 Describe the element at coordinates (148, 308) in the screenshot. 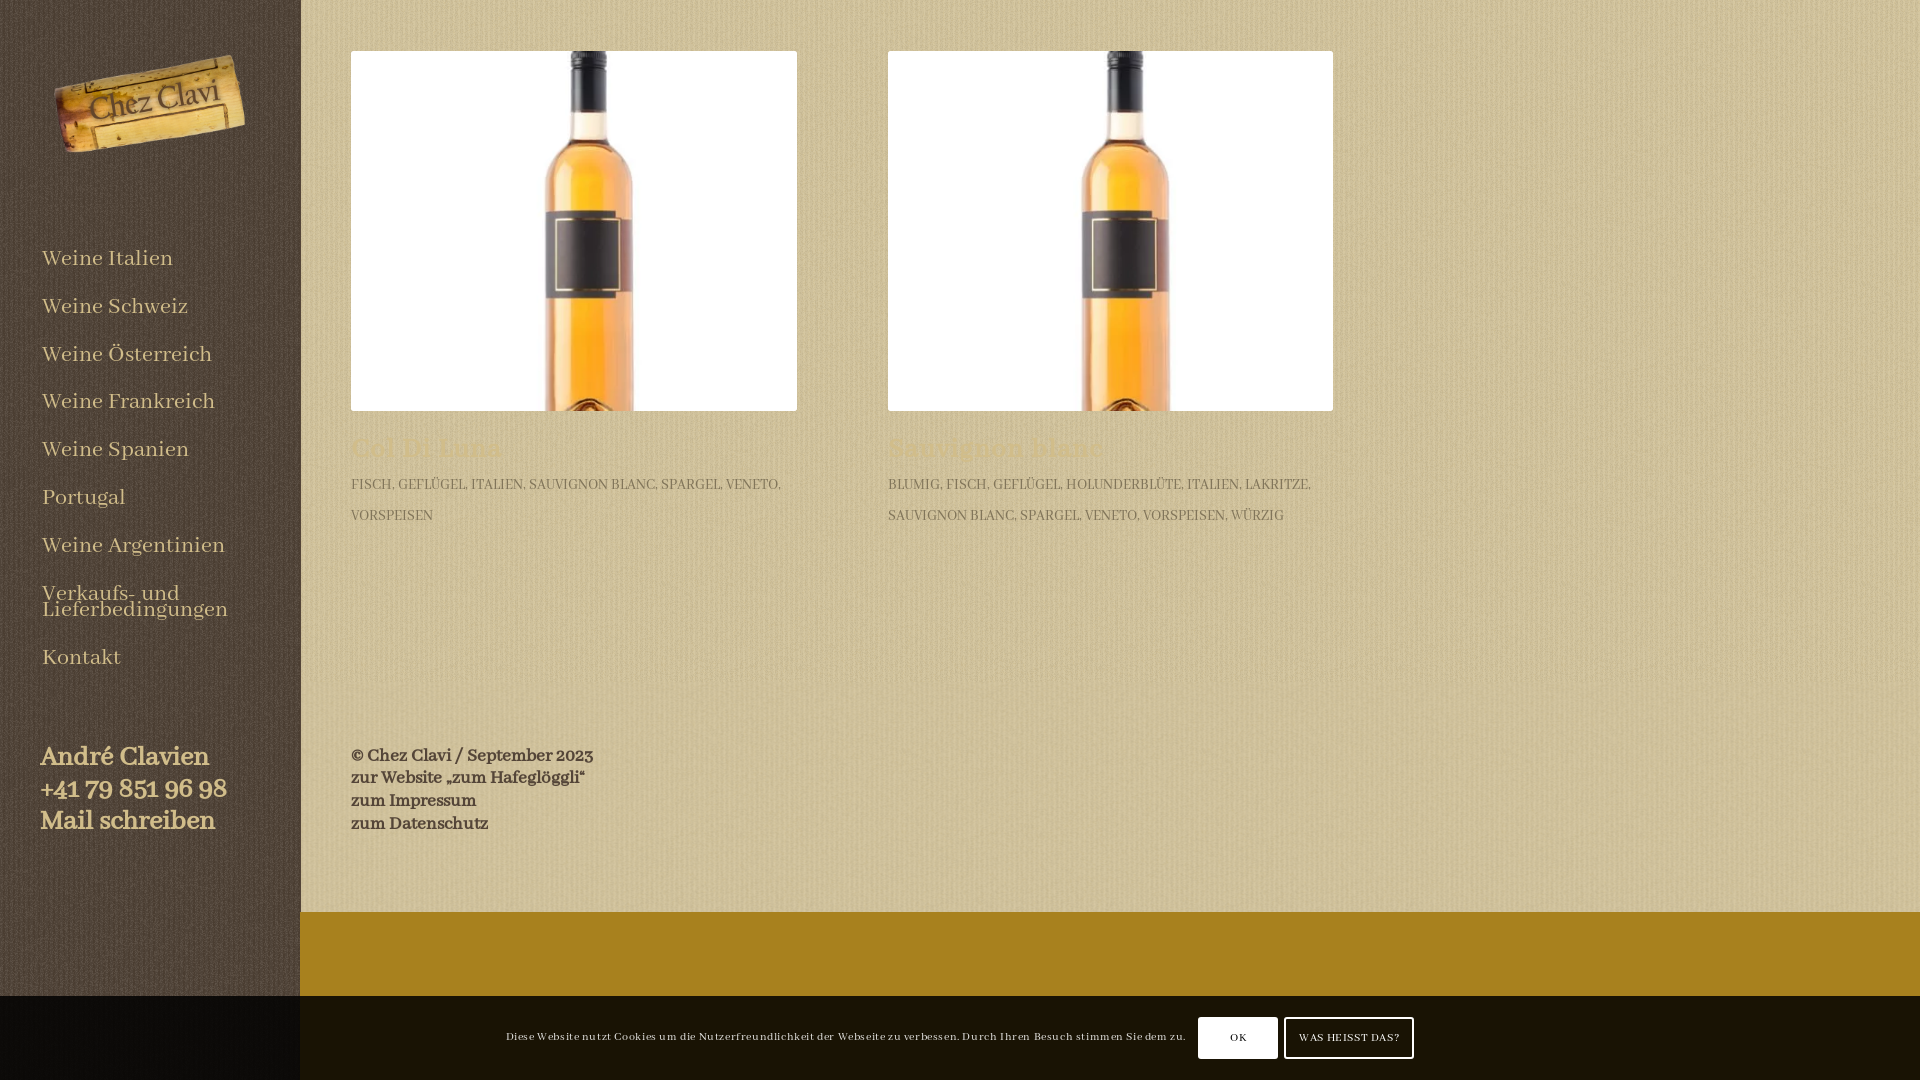

I see `'Weine Schweiz'` at that location.